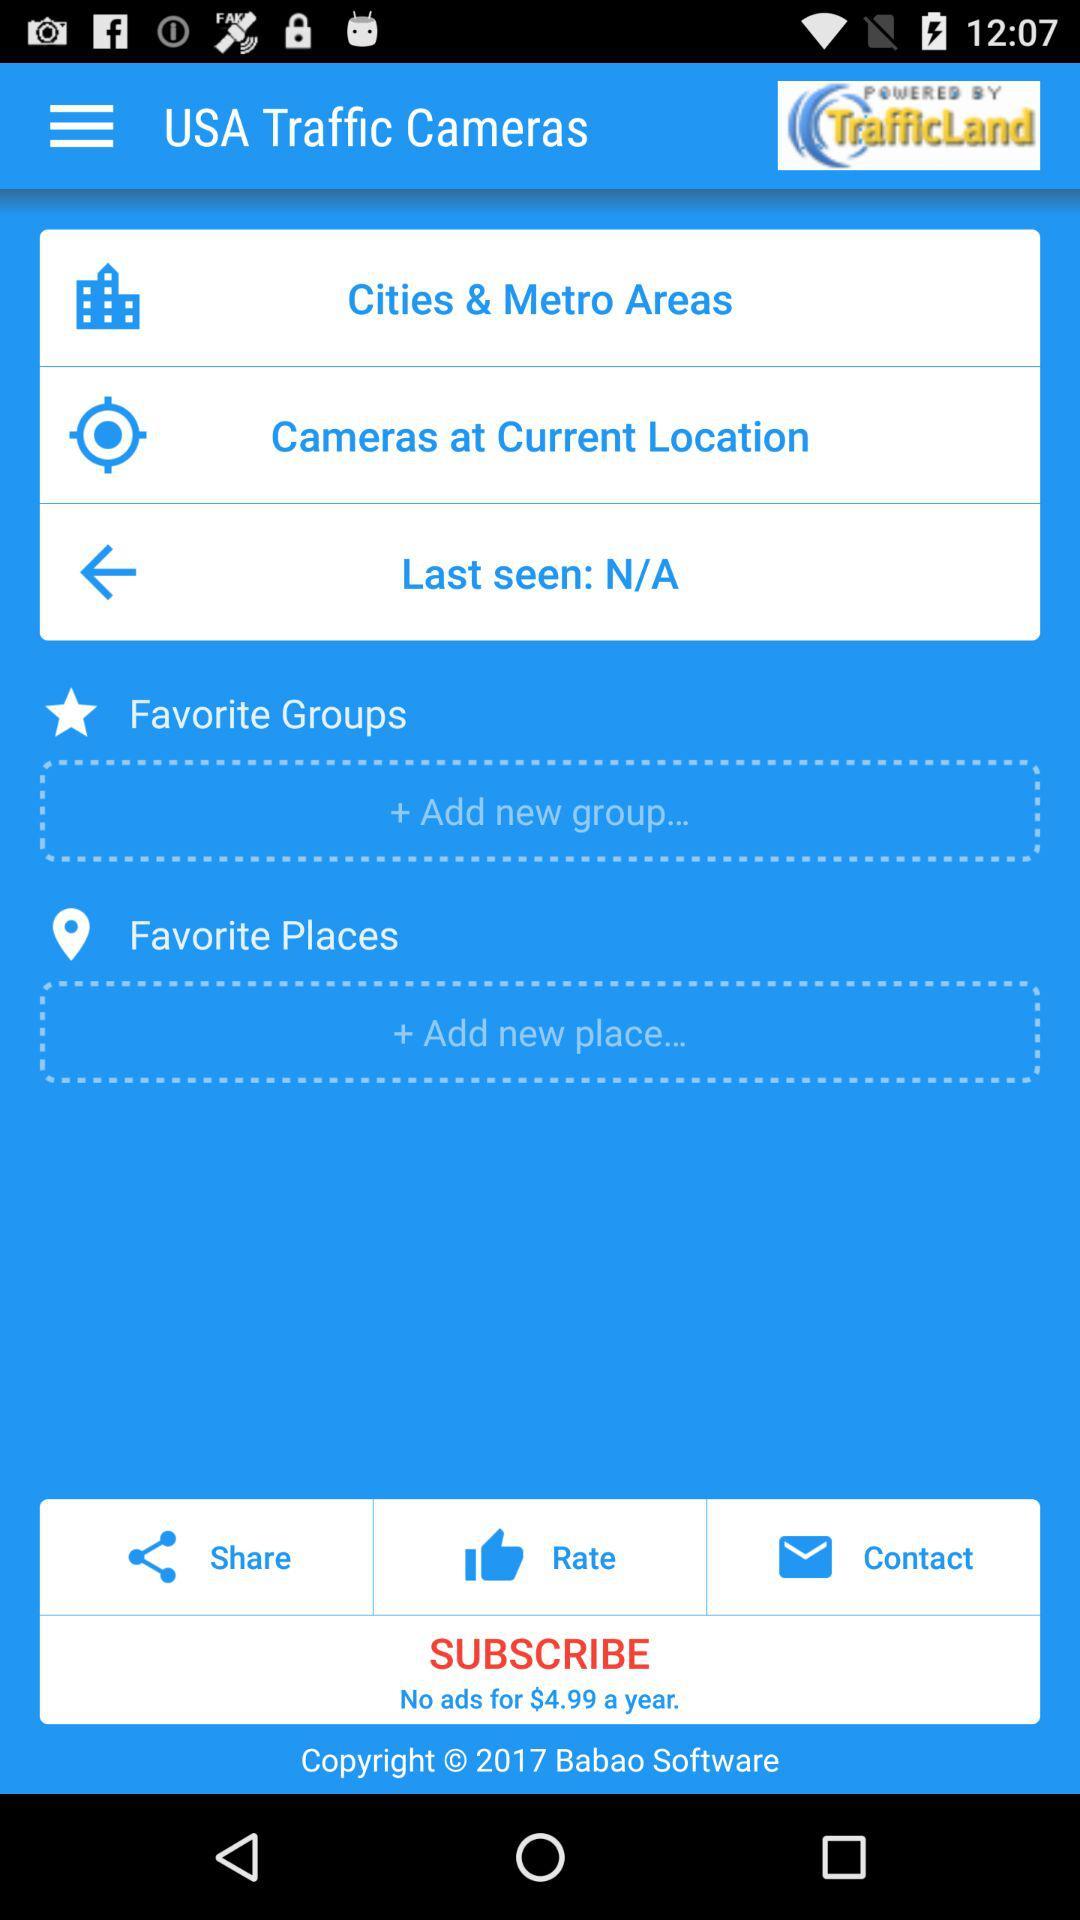 This screenshot has height=1920, width=1080. What do you see at coordinates (70, 933) in the screenshot?
I see `the item to the left of favorite places icon` at bounding box center [70, 933].